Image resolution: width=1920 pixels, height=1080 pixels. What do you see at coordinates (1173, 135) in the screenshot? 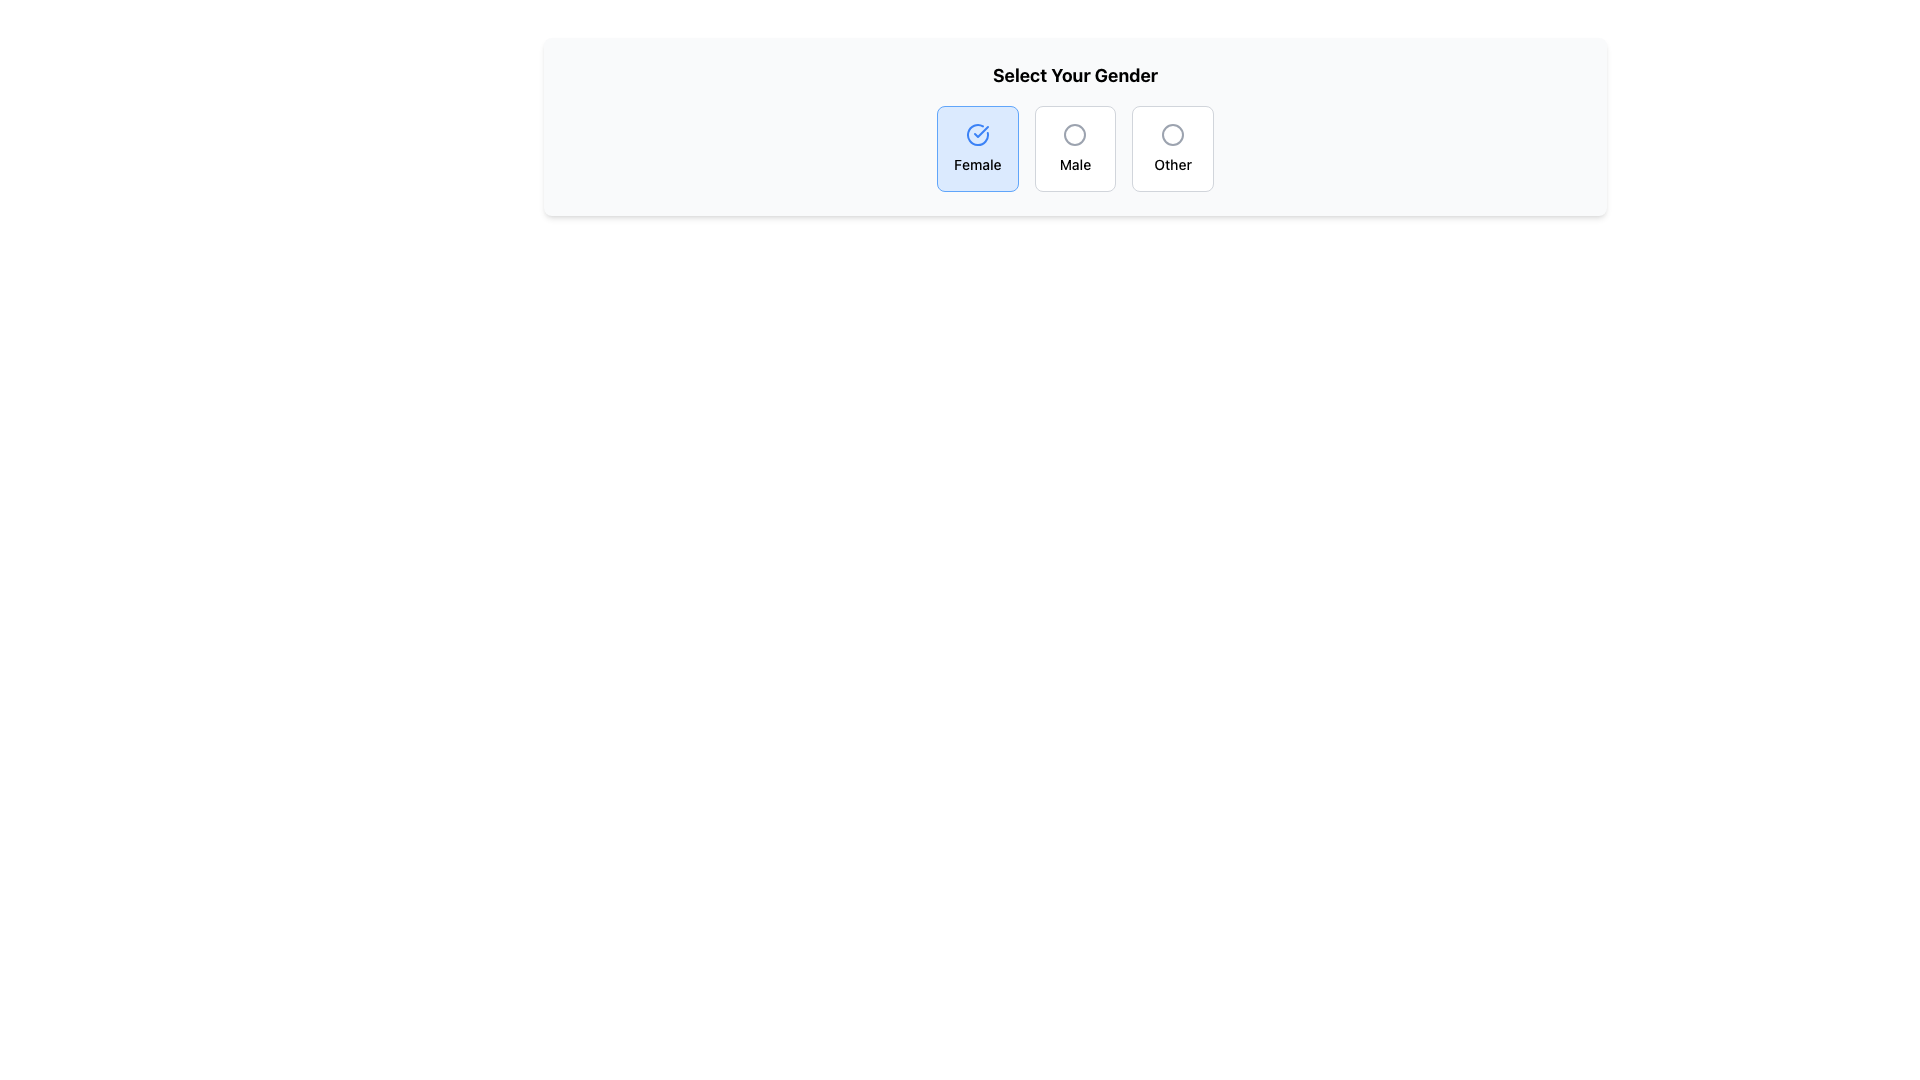
I see `the circular radio button indicator for the 'Other' option under the 'Select Your Gender' section` at bounding box center [1173, 135].